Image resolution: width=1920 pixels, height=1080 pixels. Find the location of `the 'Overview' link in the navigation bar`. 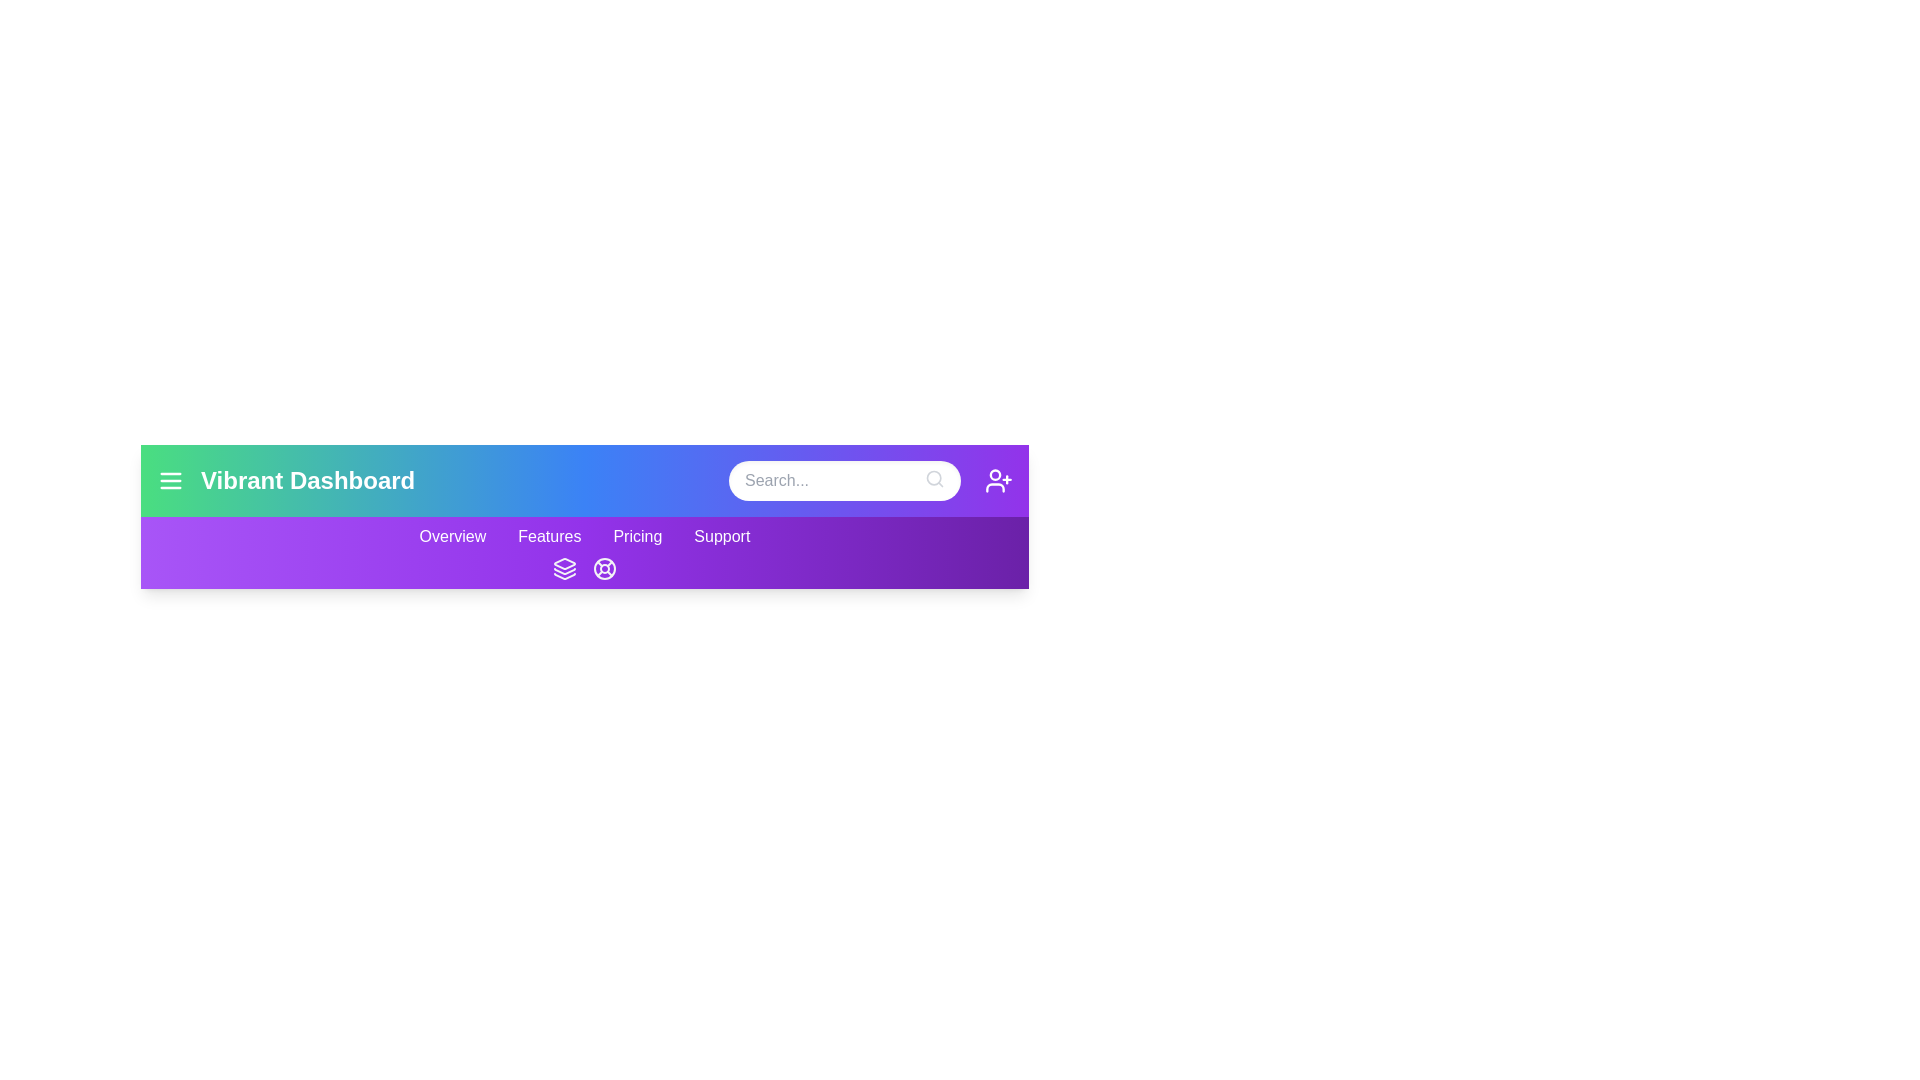

the 'Overview' link in the navigation bar is located at coordinates (450, 535).